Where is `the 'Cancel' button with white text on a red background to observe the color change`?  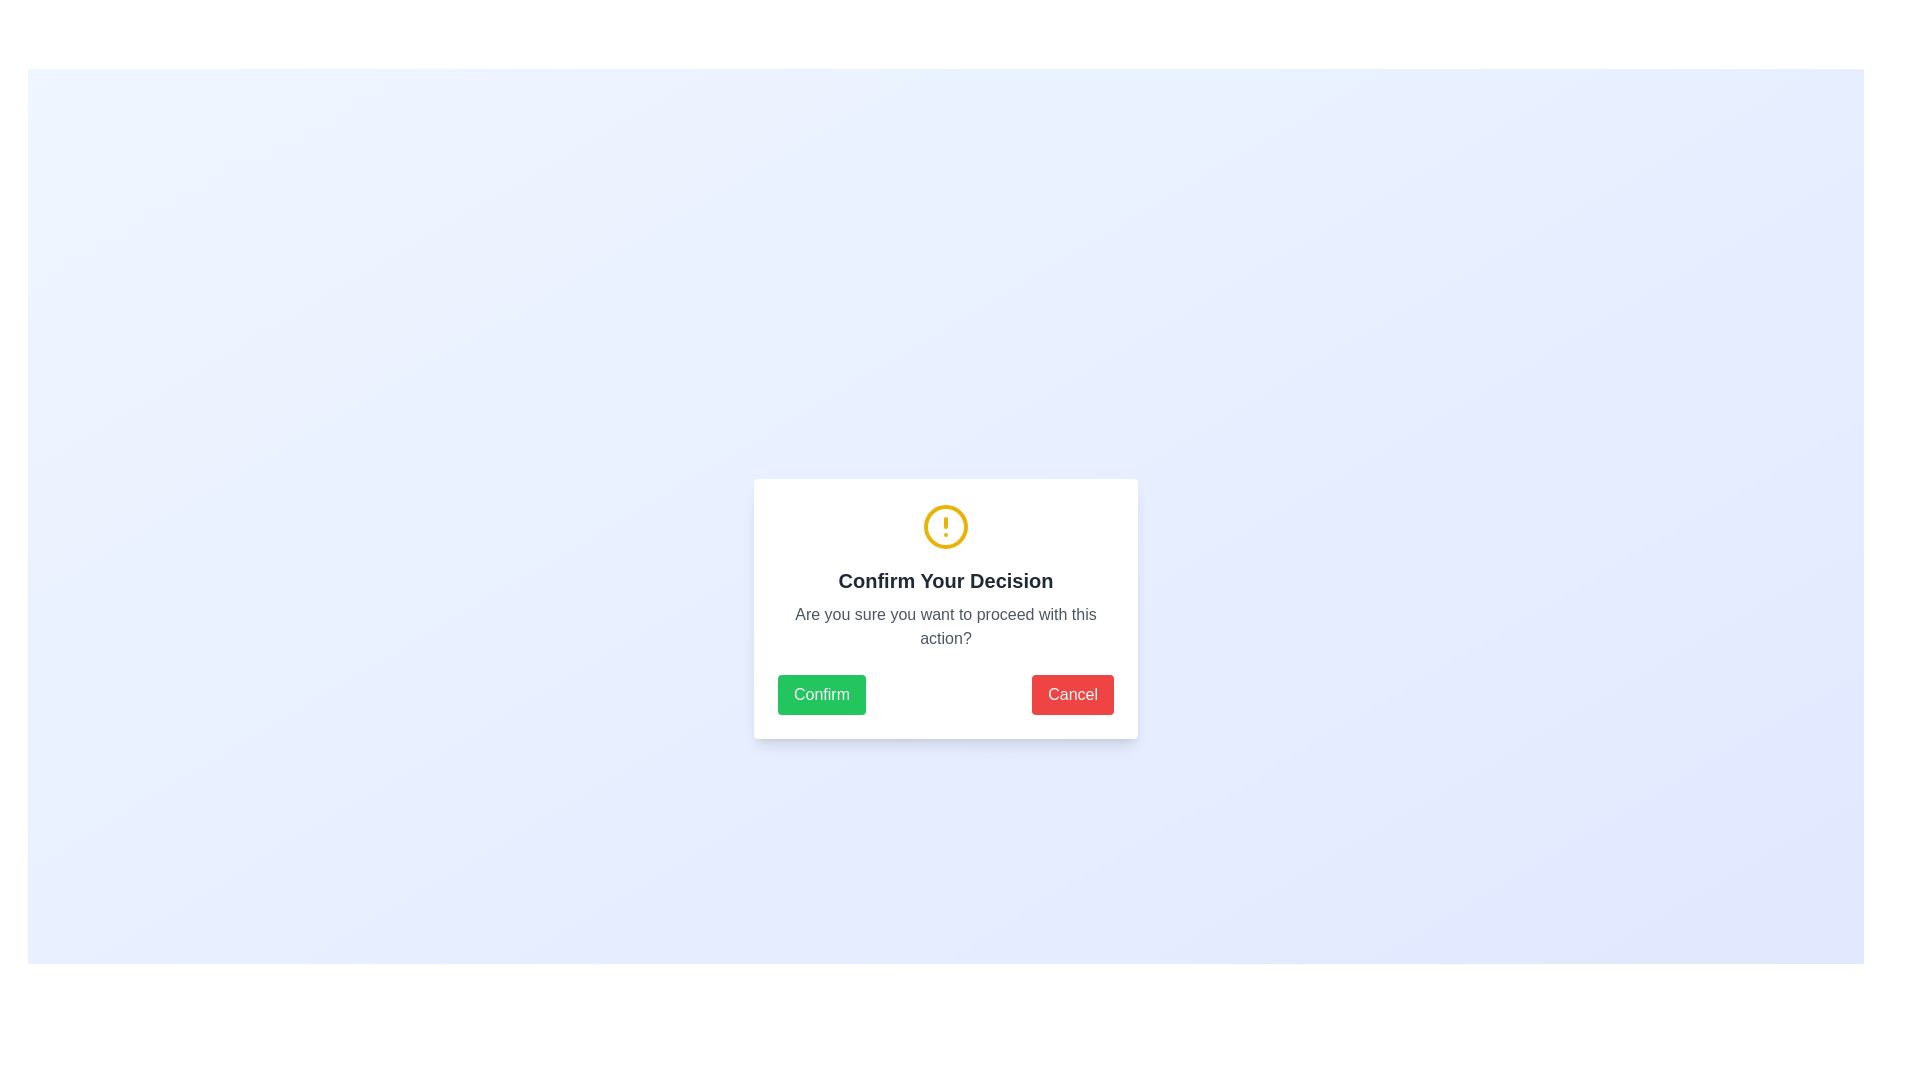 the 'Cancel' button with white text on a red background to observe the color change is located at coordinates (1072, 693).